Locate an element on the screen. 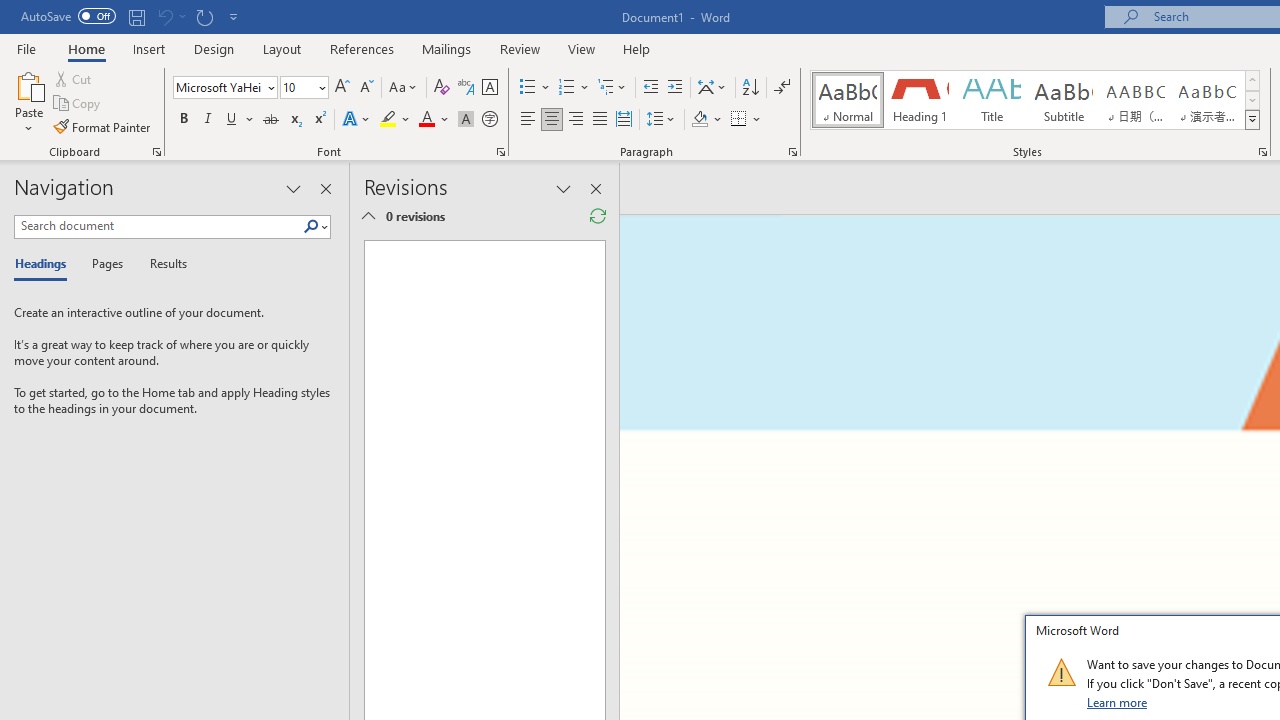 This screenshot has width=1280, height=720. 'Can' is located at coordinates (164, 16).